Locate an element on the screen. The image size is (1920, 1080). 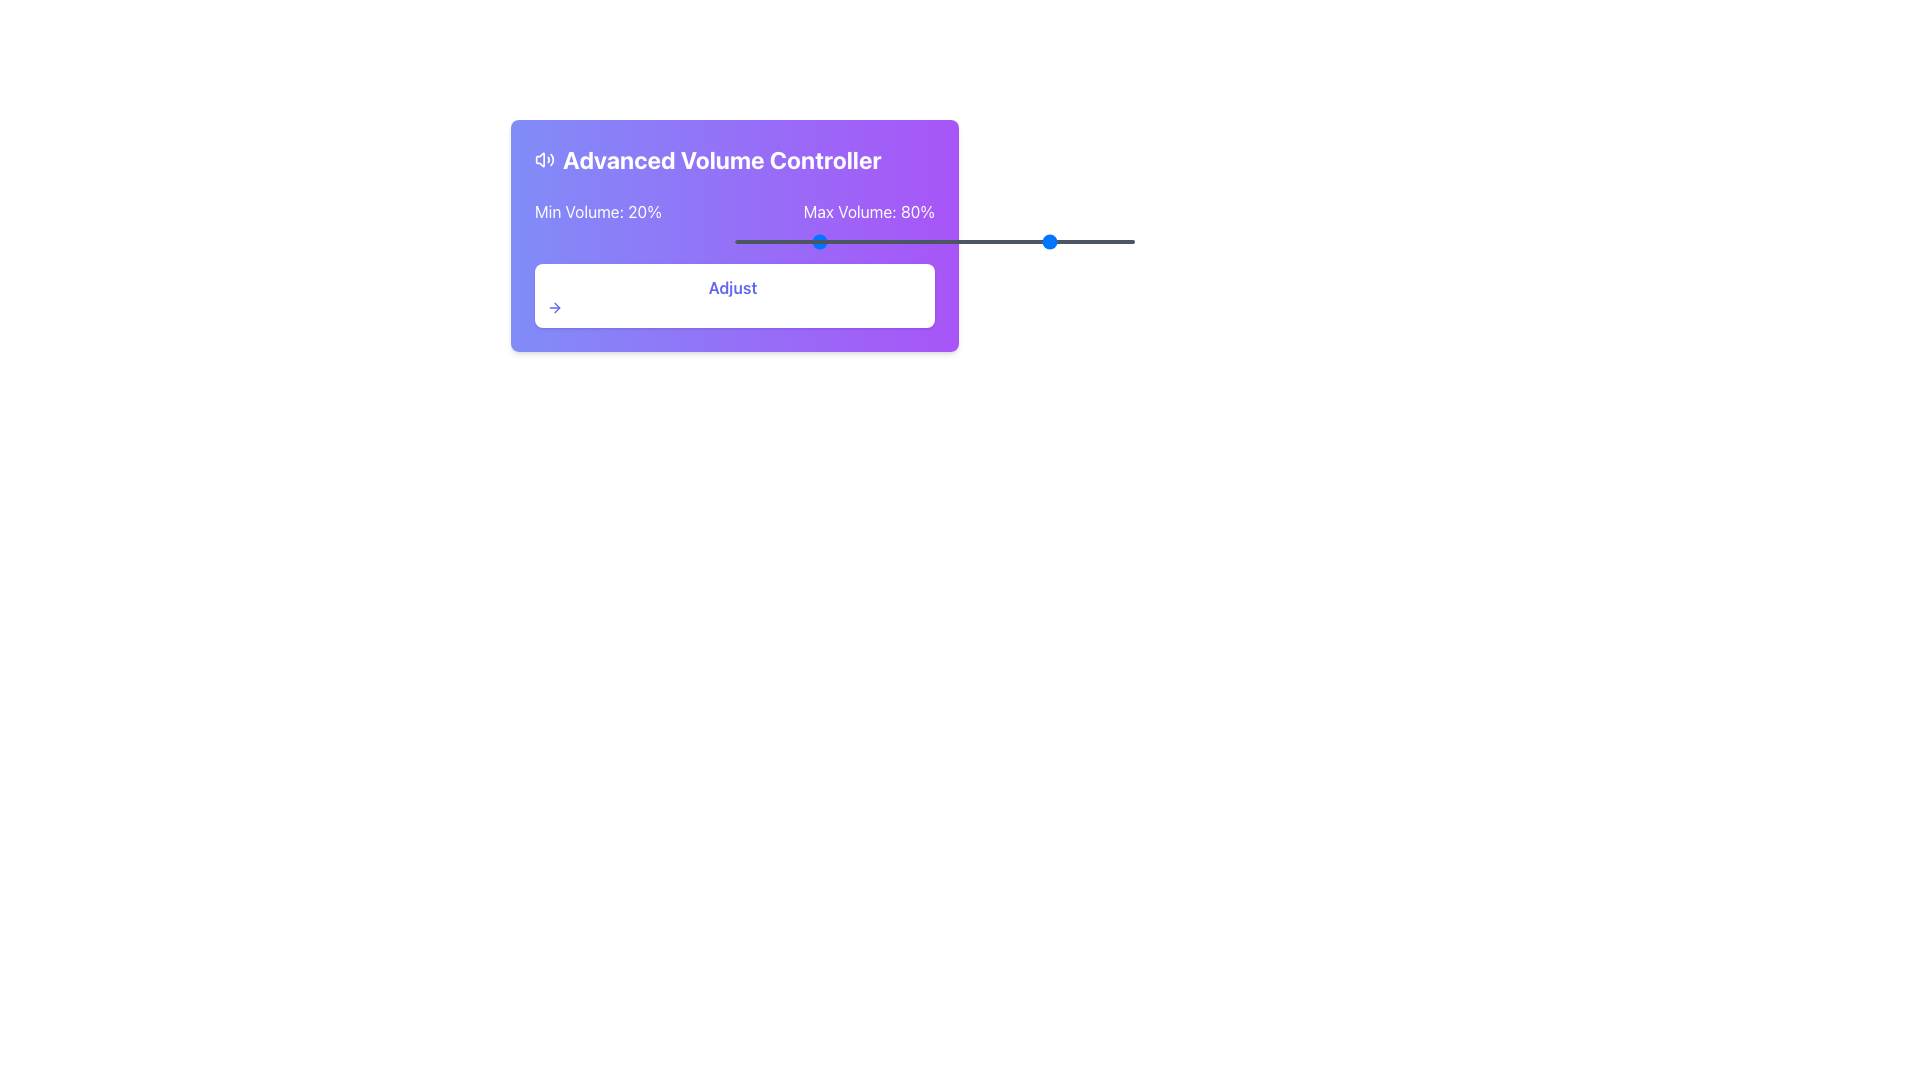
the slider is located at coordinates (802, 241).